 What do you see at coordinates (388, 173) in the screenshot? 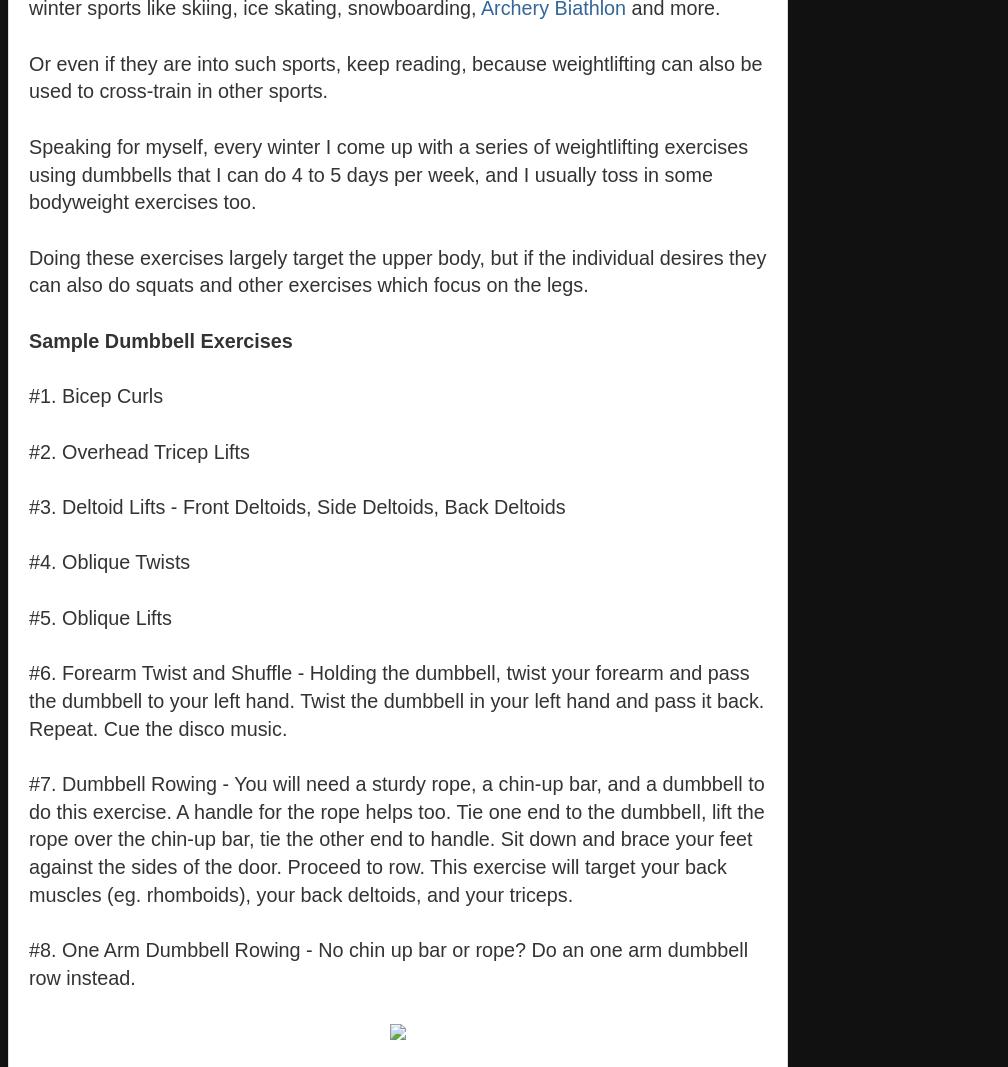
I see `'Speaking for myself, every winter I come up with a series of weightlifting exercises using dumbbells that I can do 4 to 5 days per week, and I usually toss in some bodyweight exercises too.'` at bounding box center [388, 173].